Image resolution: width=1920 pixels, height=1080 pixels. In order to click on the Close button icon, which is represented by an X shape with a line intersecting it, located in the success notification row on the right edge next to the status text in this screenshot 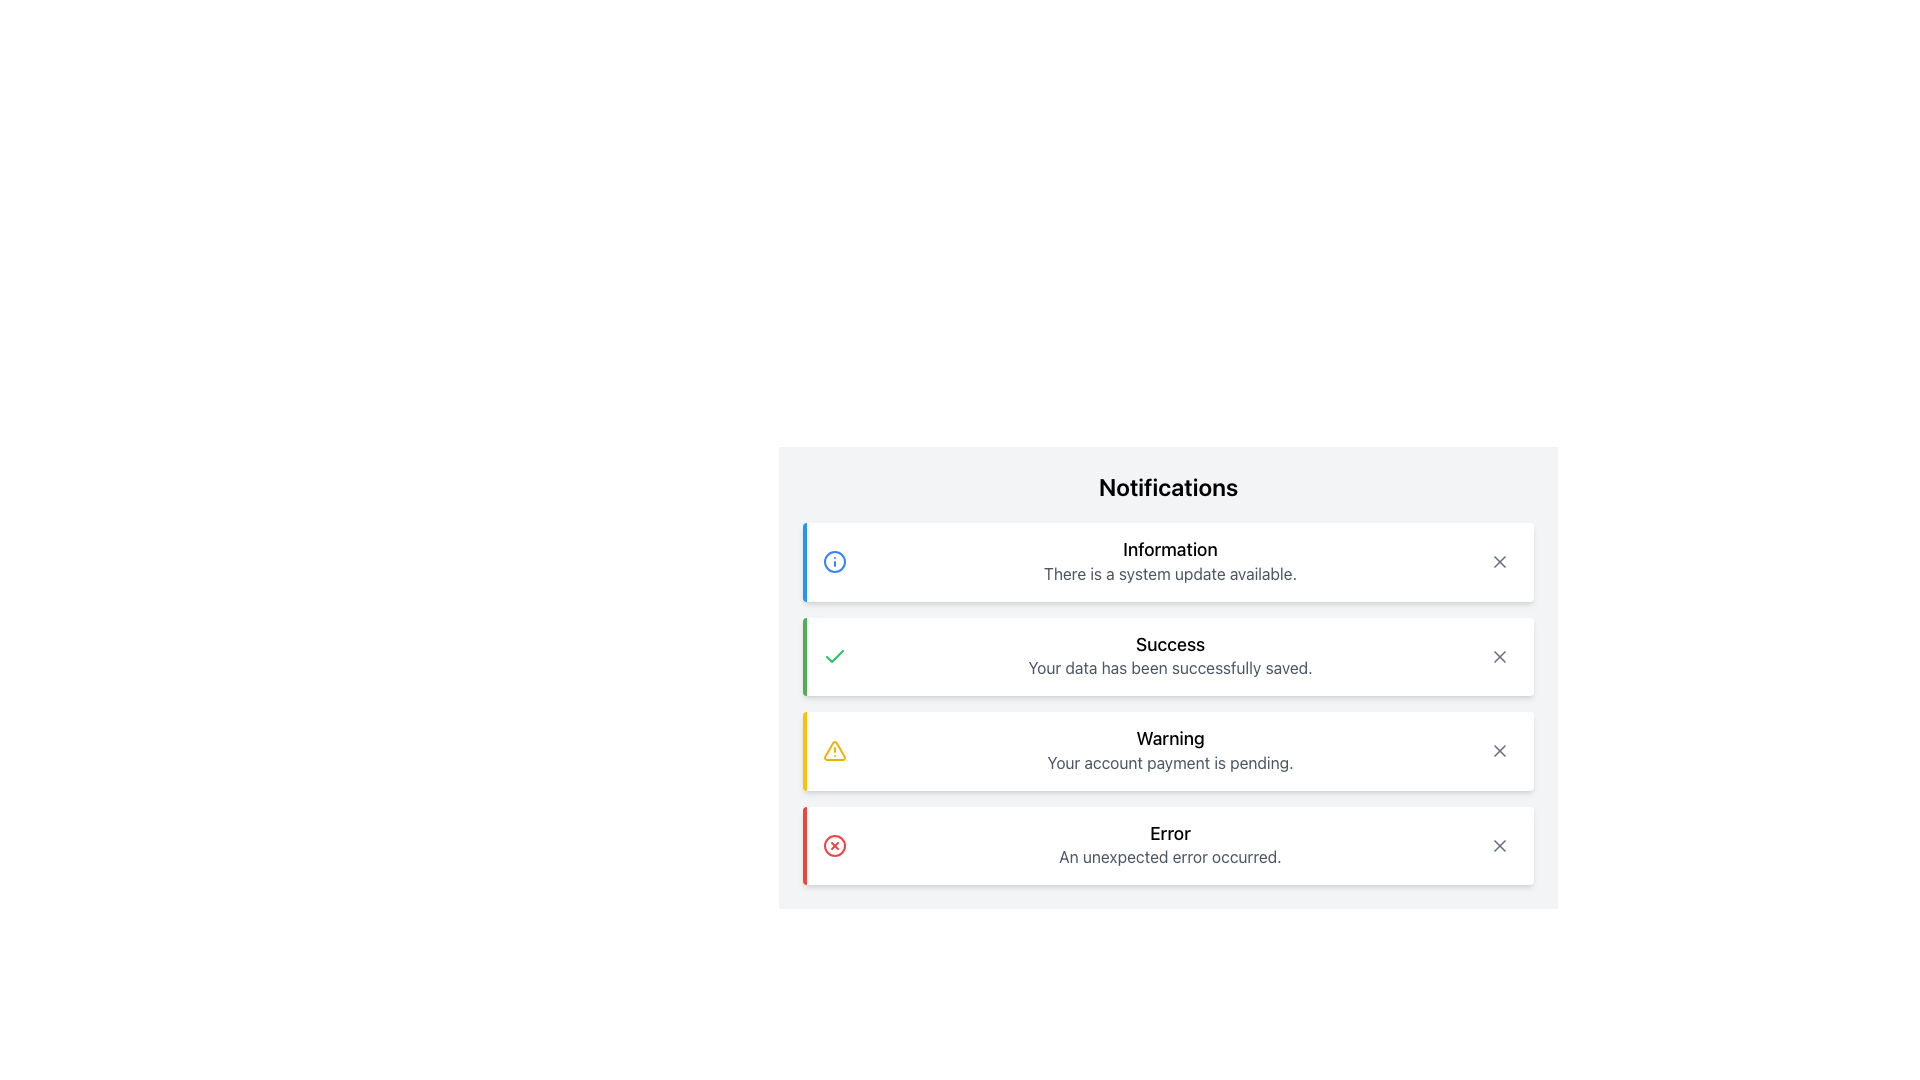, I will do `click(1499, 655)`.